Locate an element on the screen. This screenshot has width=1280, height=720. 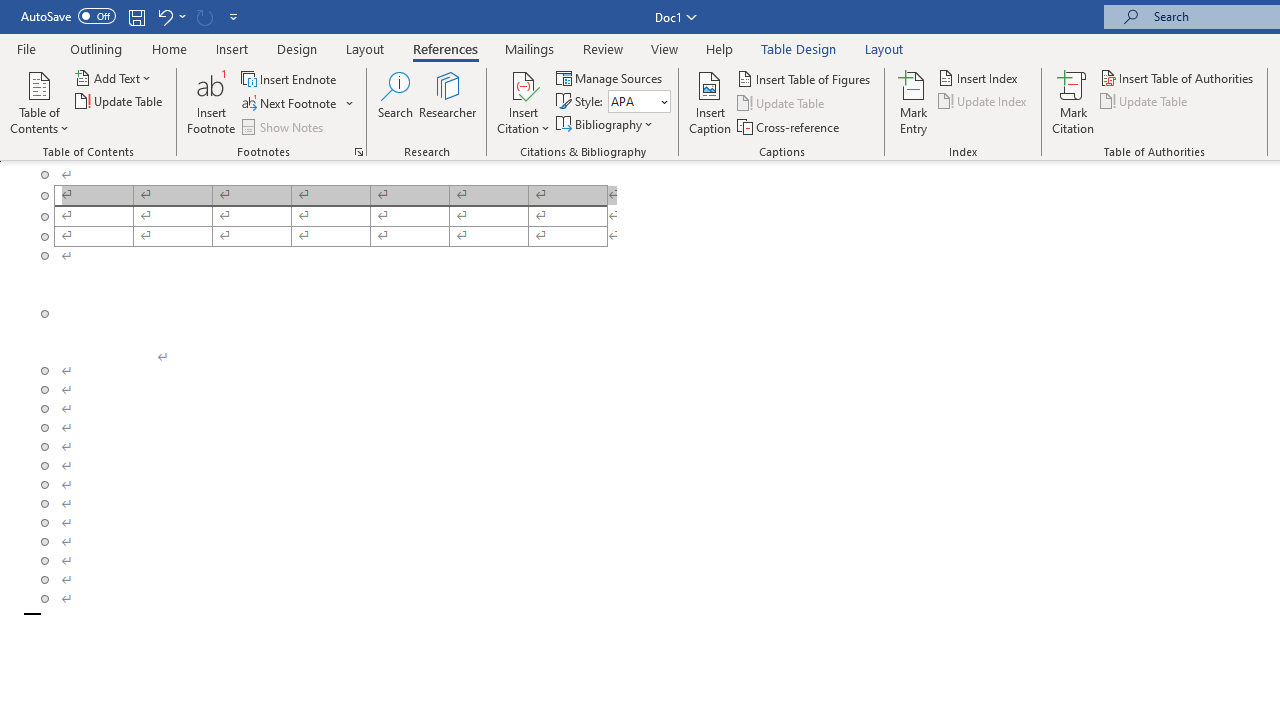
'Update Table' is located at coordinates (1145, 101).